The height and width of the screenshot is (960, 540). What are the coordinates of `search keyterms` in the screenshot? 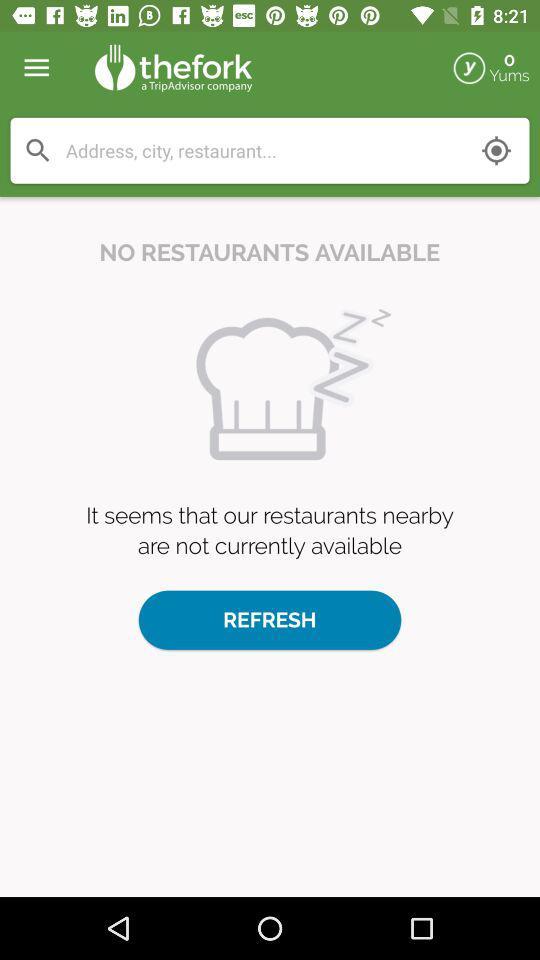 It's located at (38, 149).